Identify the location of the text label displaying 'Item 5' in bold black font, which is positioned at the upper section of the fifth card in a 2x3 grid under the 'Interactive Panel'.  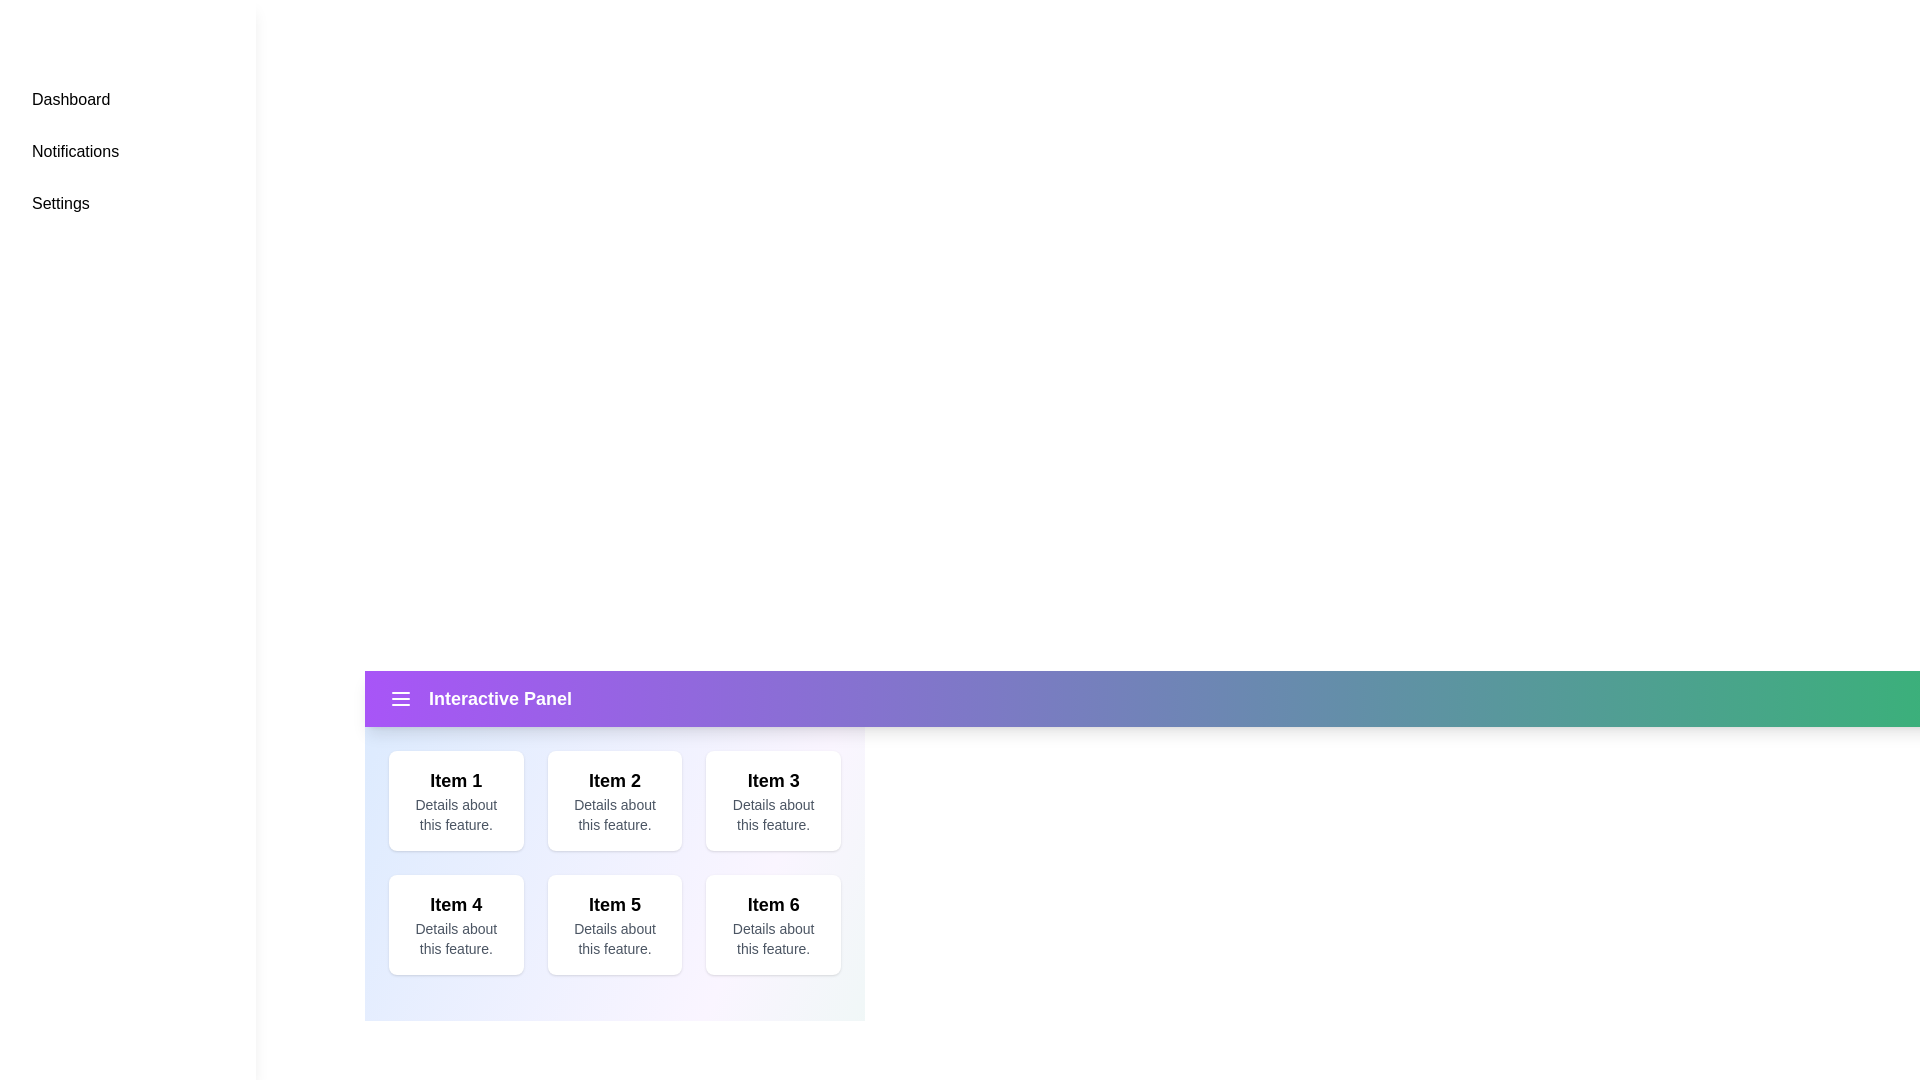
(613, 905).